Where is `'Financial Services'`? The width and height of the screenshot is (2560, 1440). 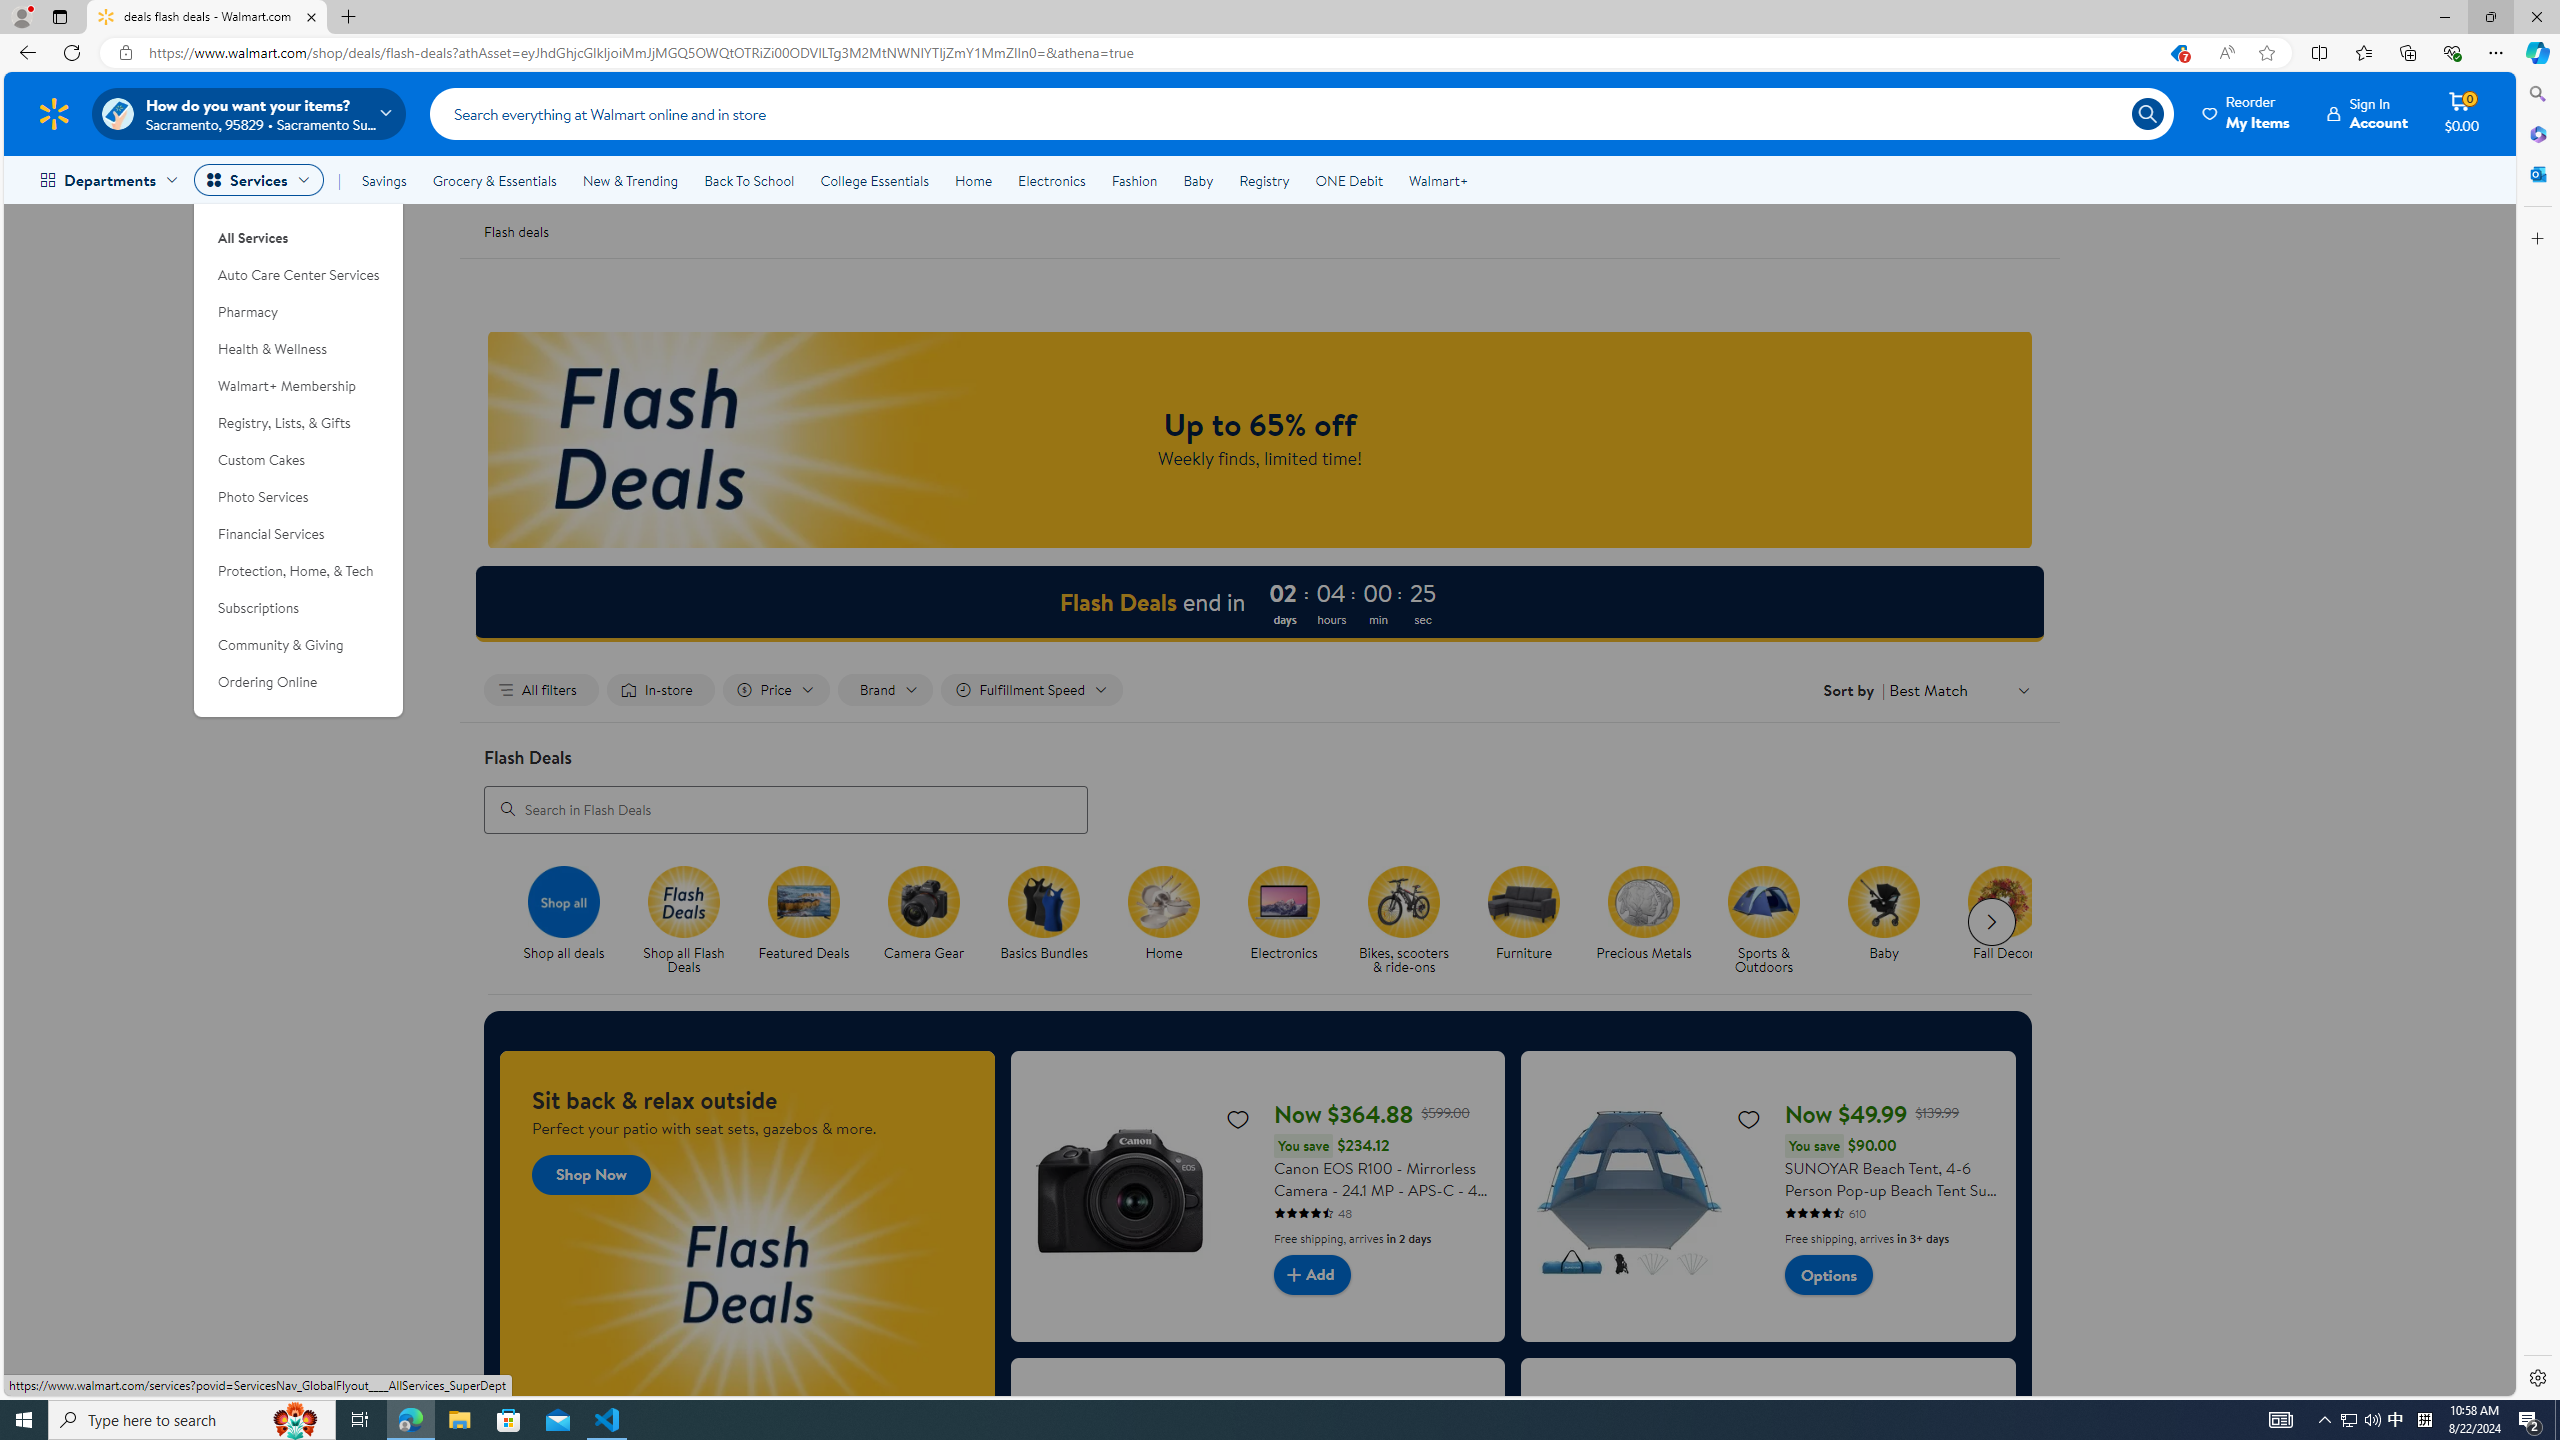 'Financial Services' is located at coordinates (298, 533).